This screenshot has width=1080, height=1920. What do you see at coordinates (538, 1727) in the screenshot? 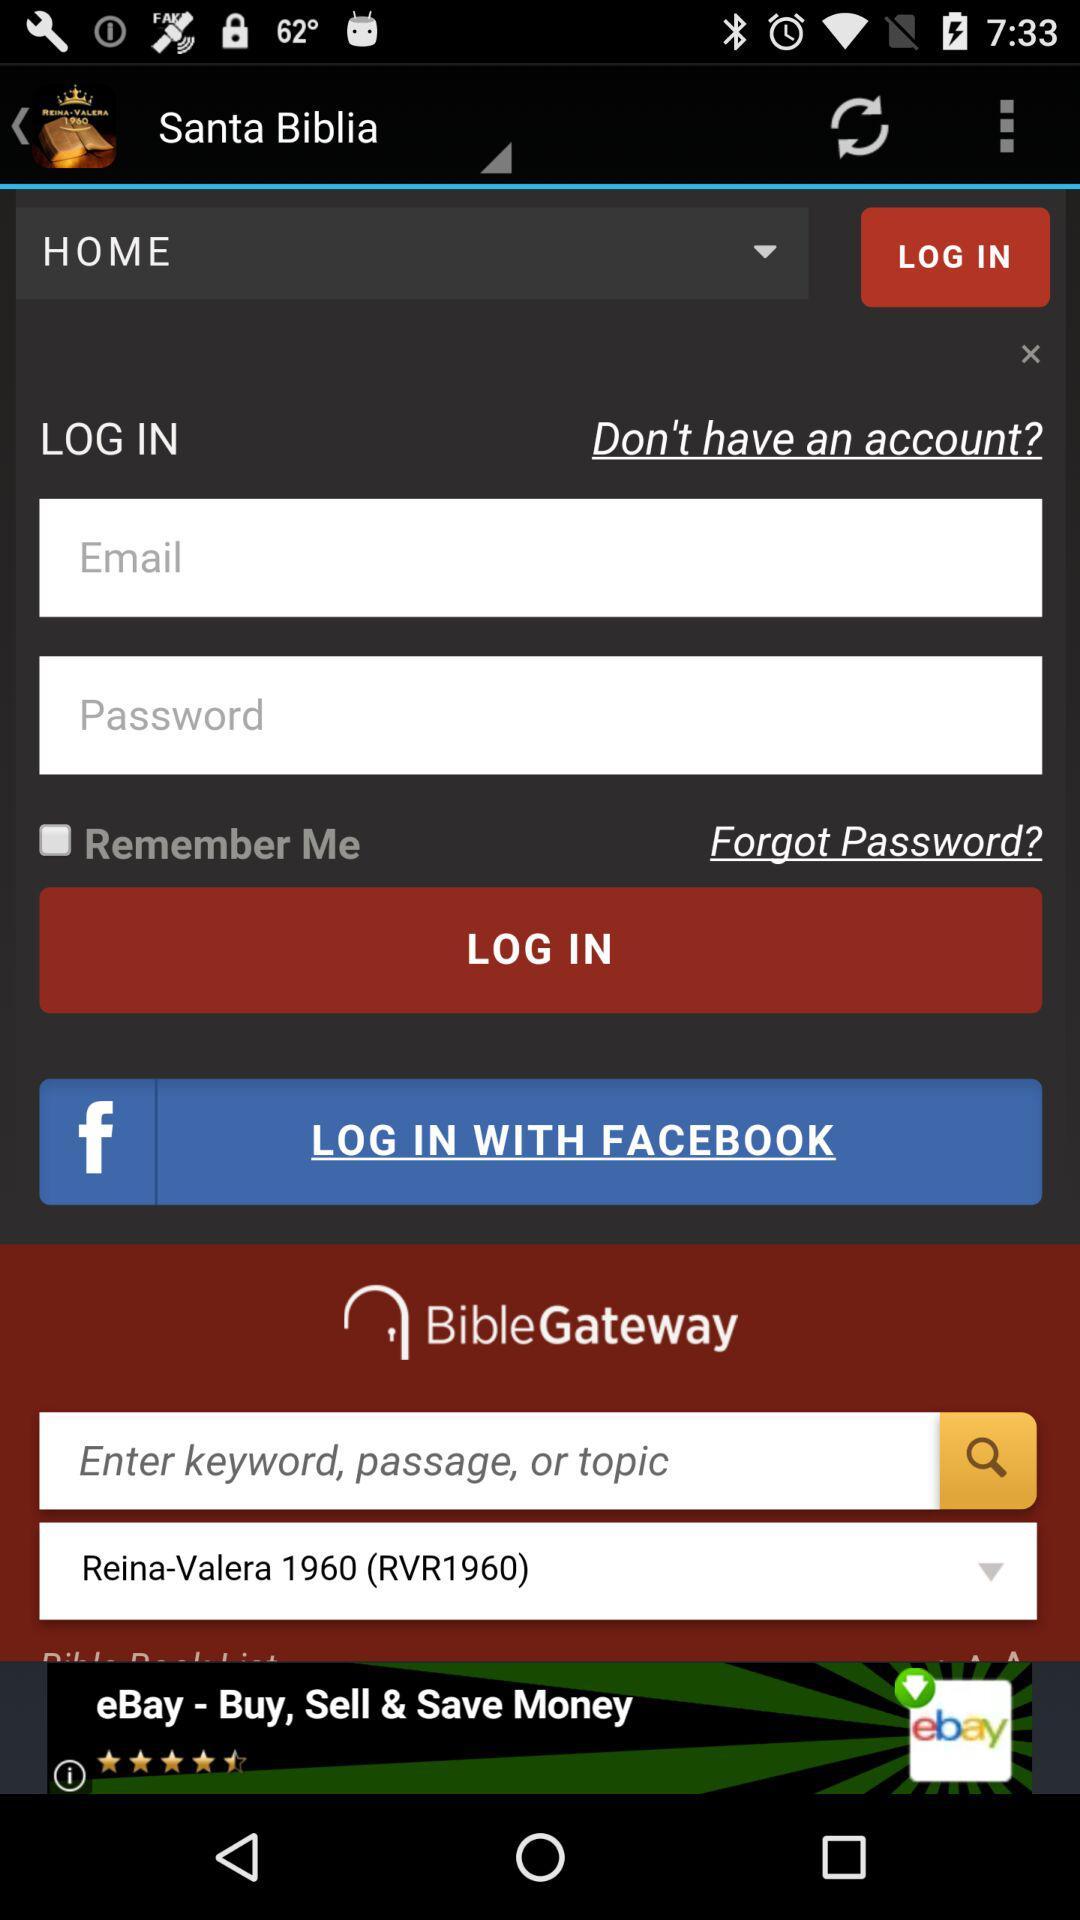
I see `advertisement` at bounding box center [538, 1727].